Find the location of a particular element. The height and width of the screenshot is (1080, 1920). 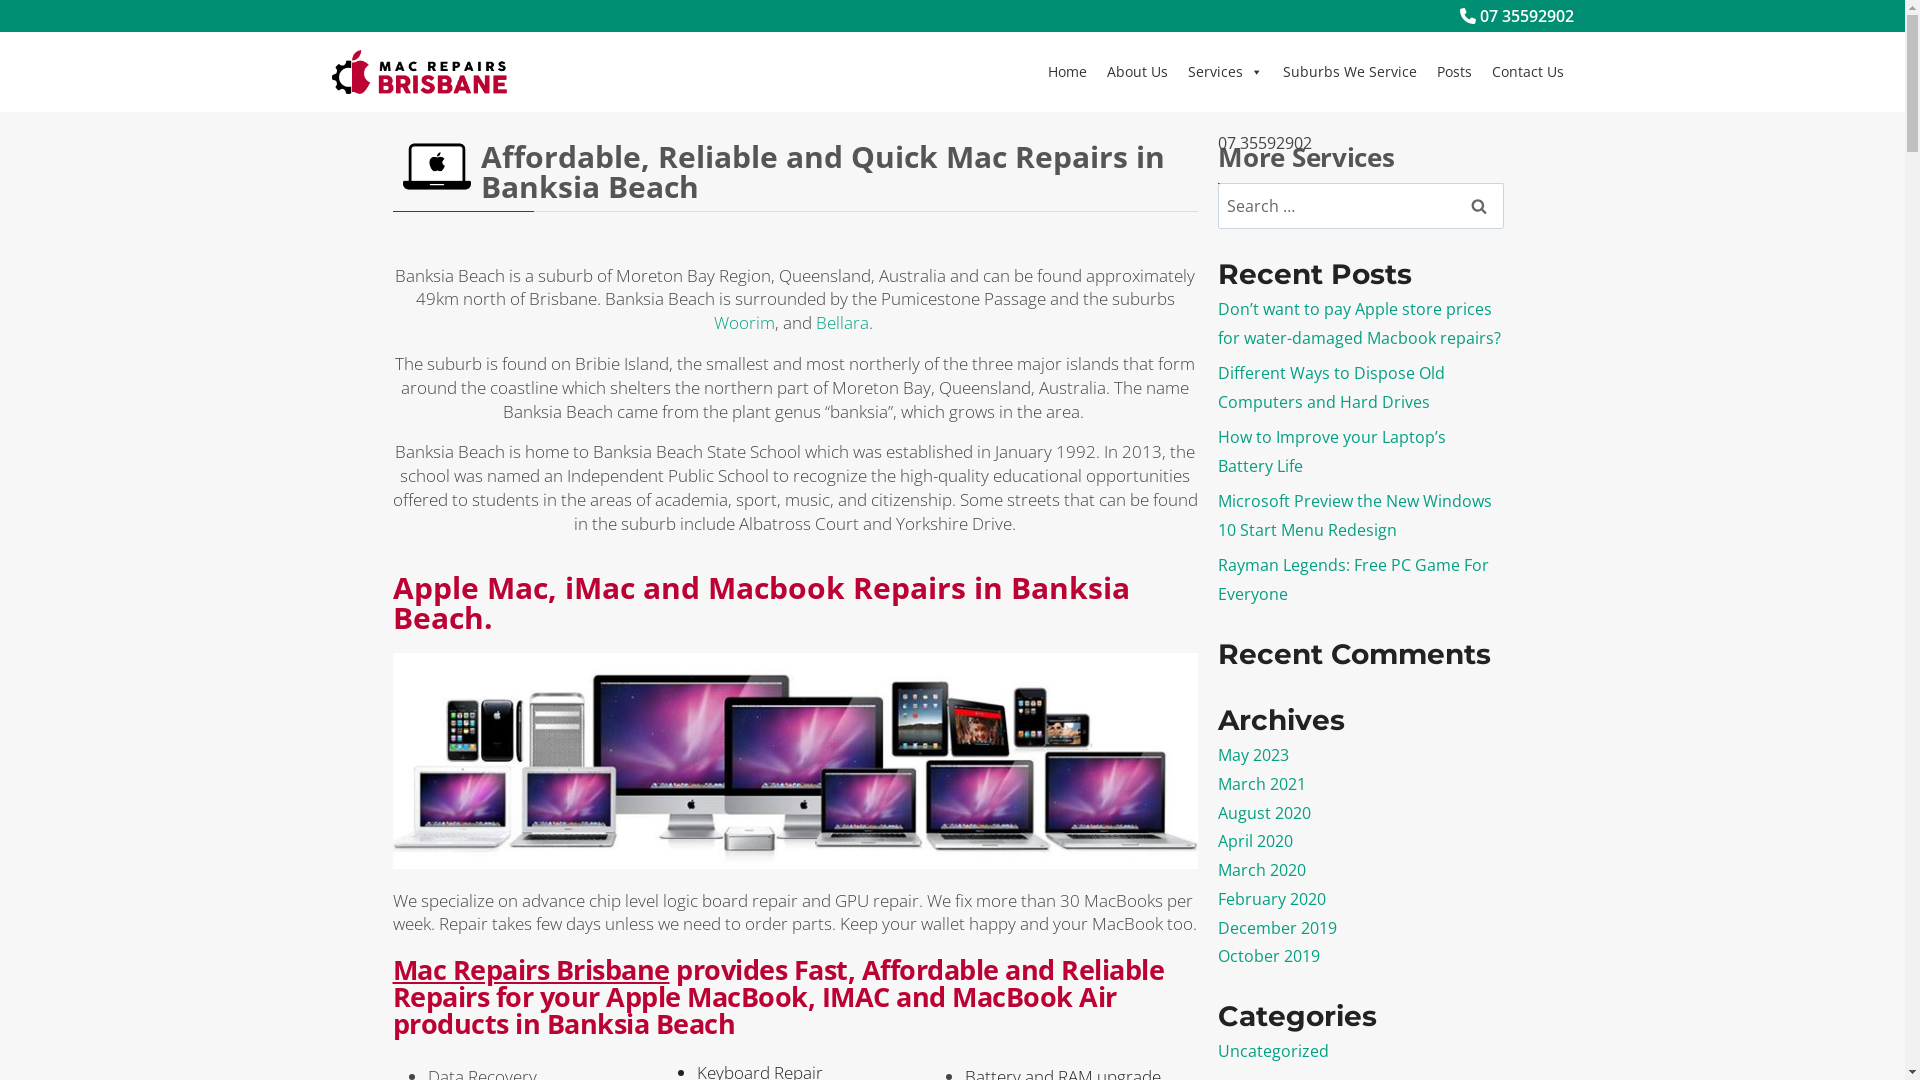

'Posts' is located at coordinates (1453, 71).